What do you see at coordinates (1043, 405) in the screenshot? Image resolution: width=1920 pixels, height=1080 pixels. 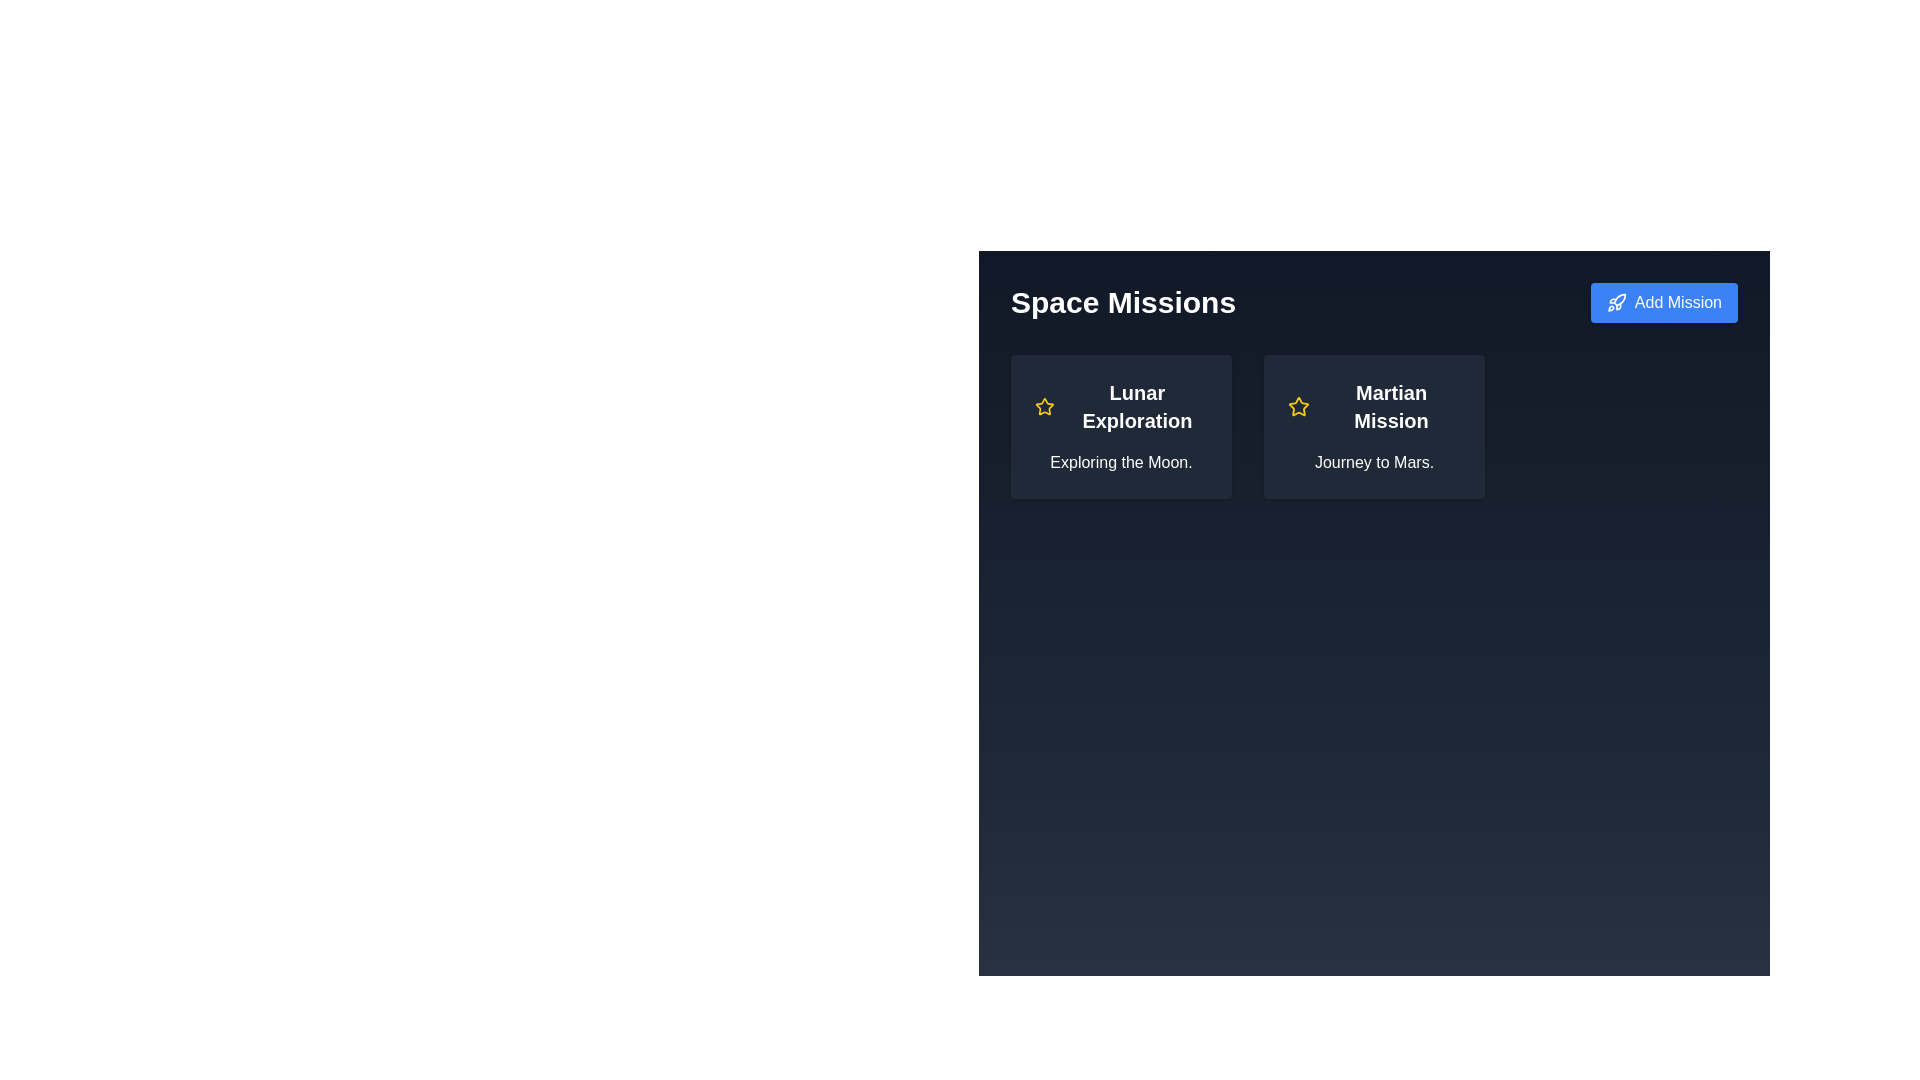 I see `interactive star icon located in the top-left corner of the 'Lunar Exploration' card under 'Space Missions' for details` at bounding box center [1043, 405].